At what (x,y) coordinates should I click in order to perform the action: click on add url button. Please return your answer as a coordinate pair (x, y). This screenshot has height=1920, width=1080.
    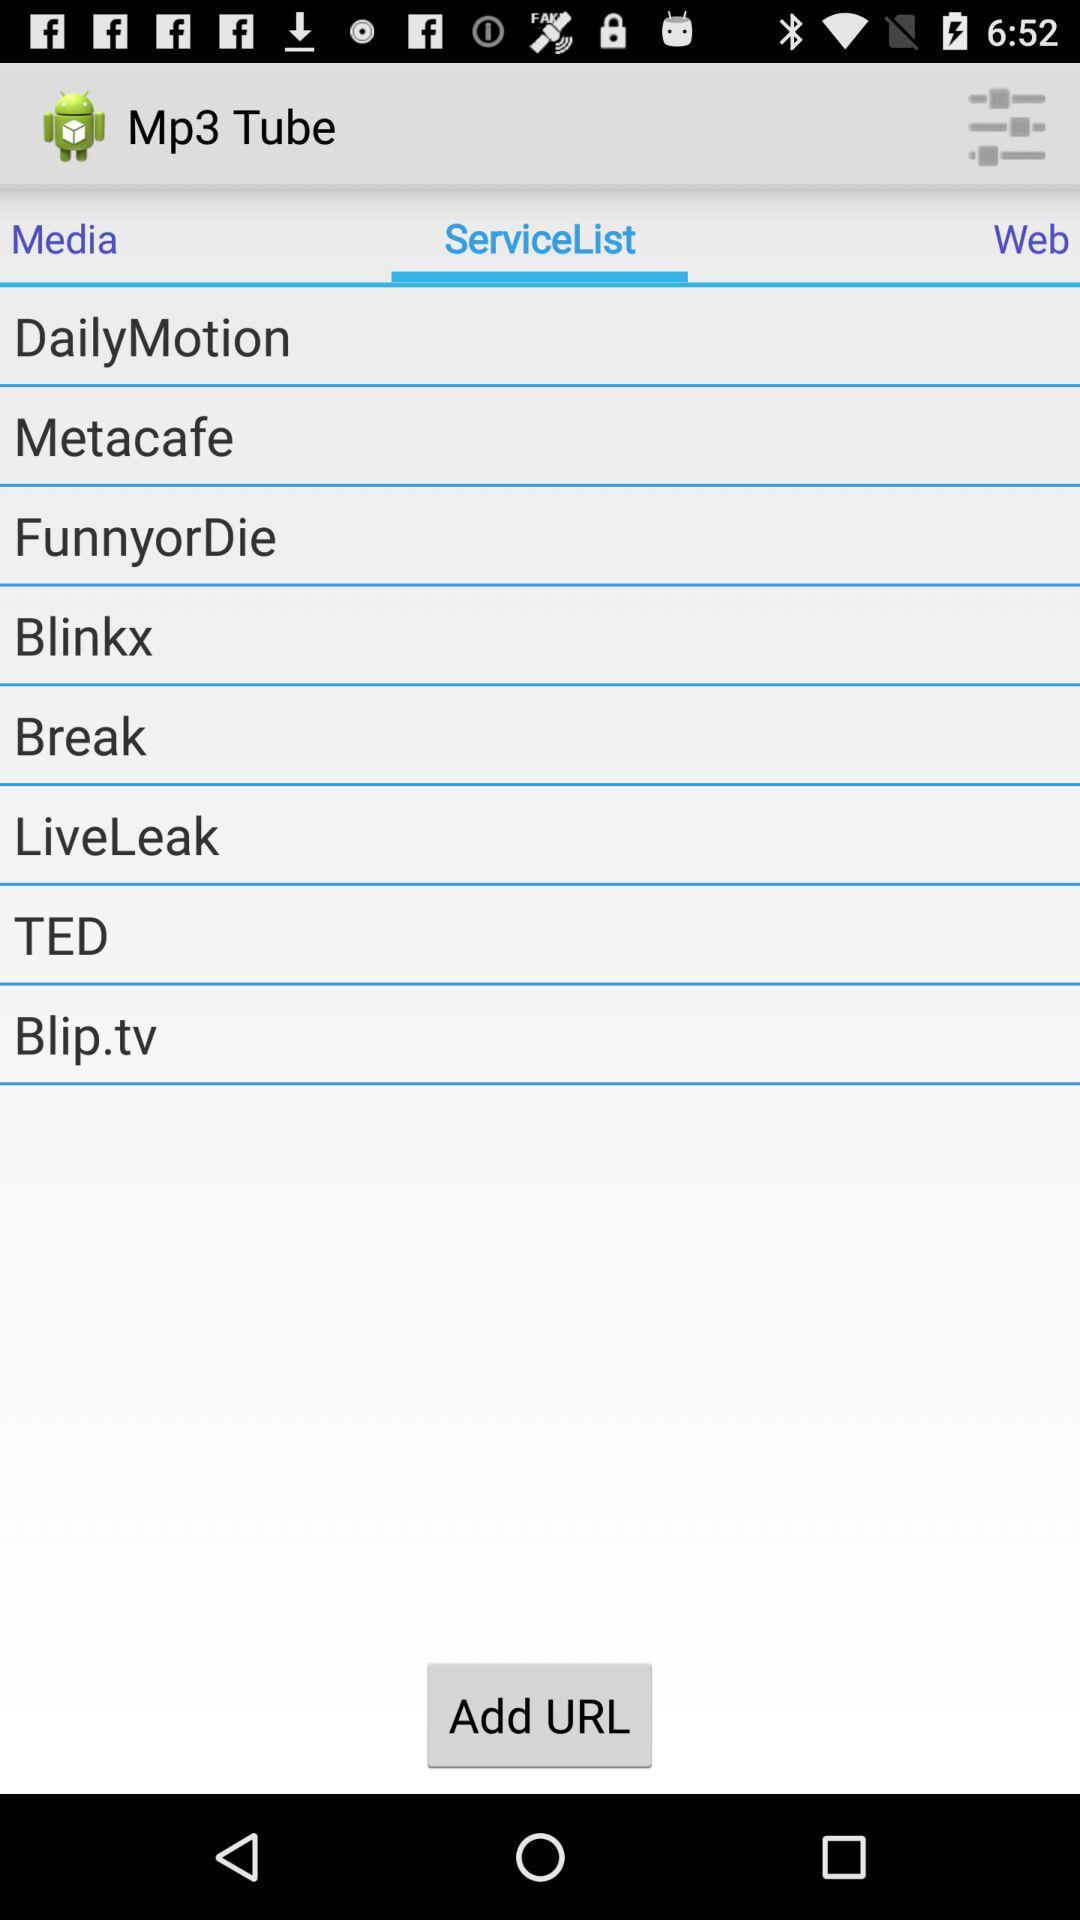
    Looking at the image, I should click on (538, 1714).